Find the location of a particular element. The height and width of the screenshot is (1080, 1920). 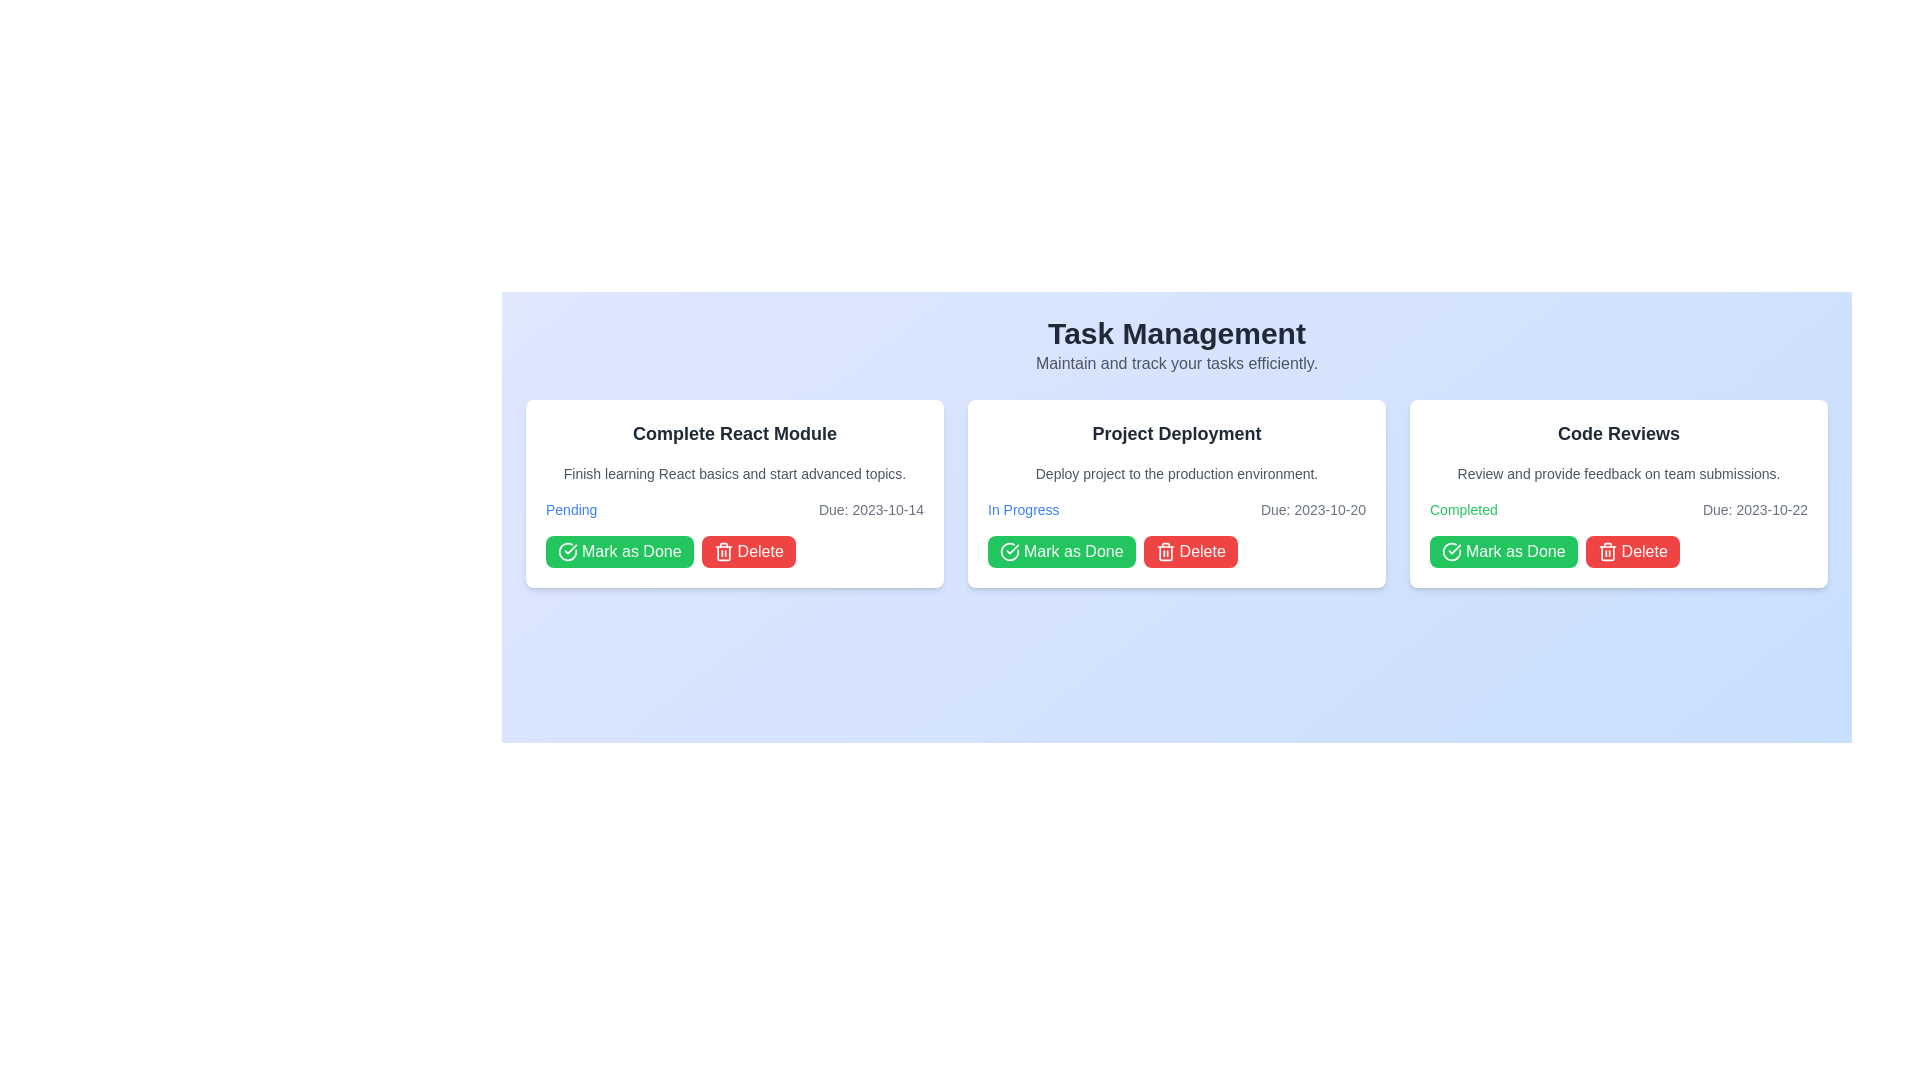

the main heading text at the top center of the interface, which indicates the nature of the content related to task management is located at coordinates (1176, 333).